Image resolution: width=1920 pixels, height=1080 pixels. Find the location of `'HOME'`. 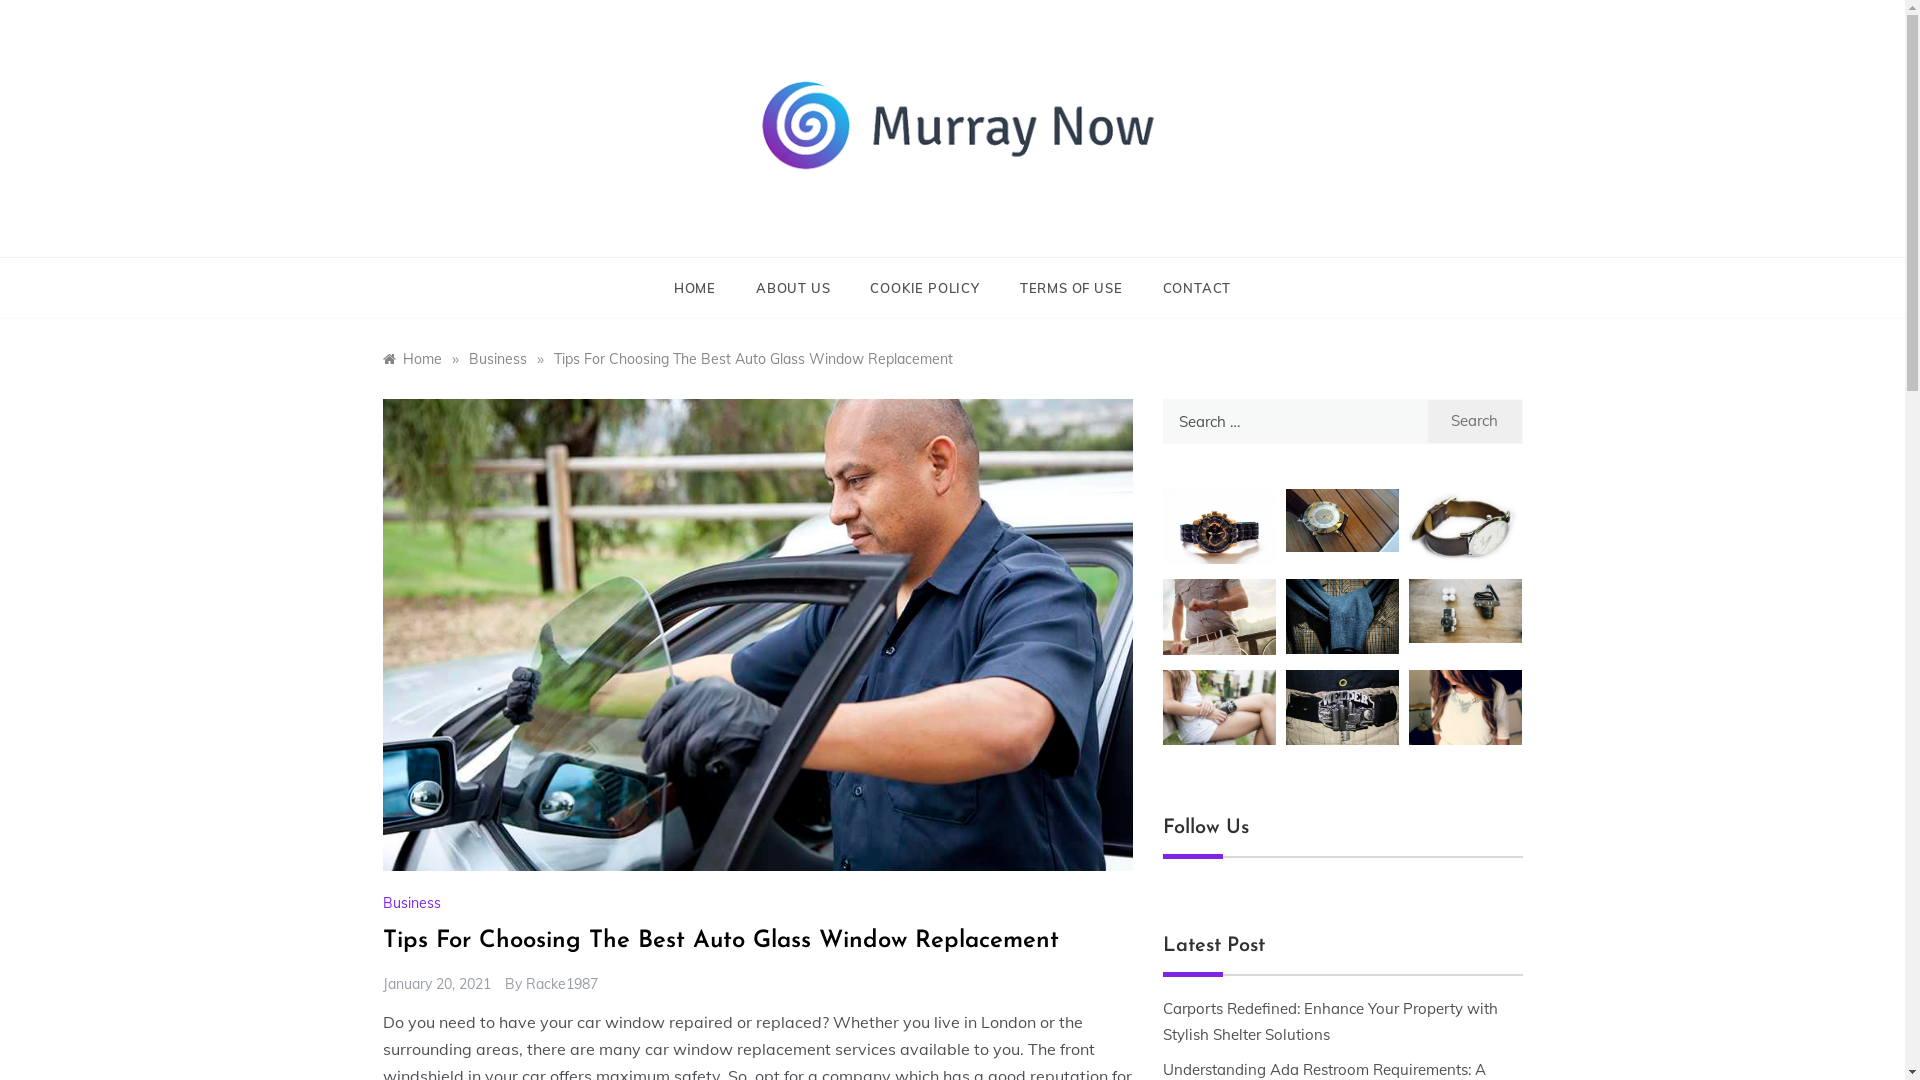

'HOME' is located at coordinates (705, 288).